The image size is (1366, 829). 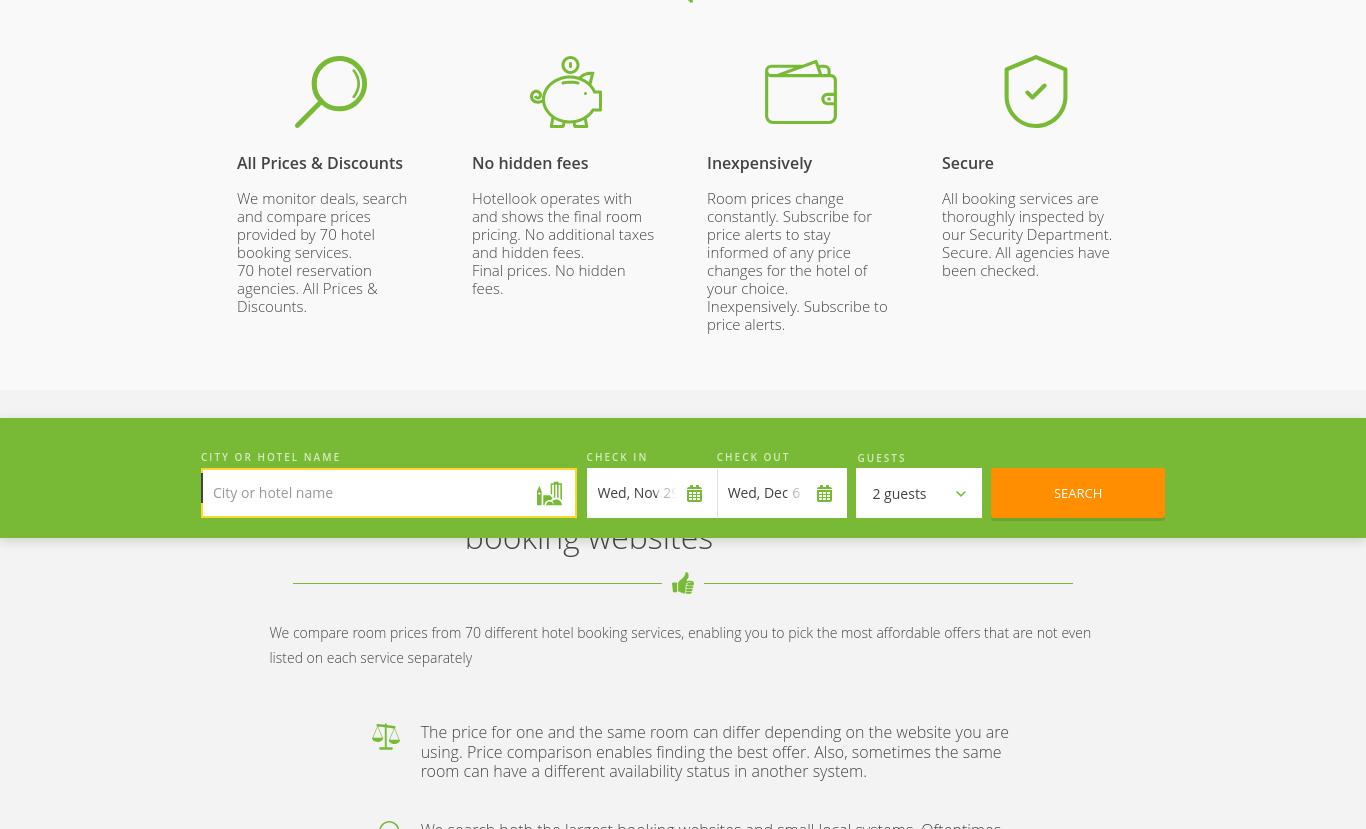 I want to click on 'Terms of Service', so click(x=429, y=386).